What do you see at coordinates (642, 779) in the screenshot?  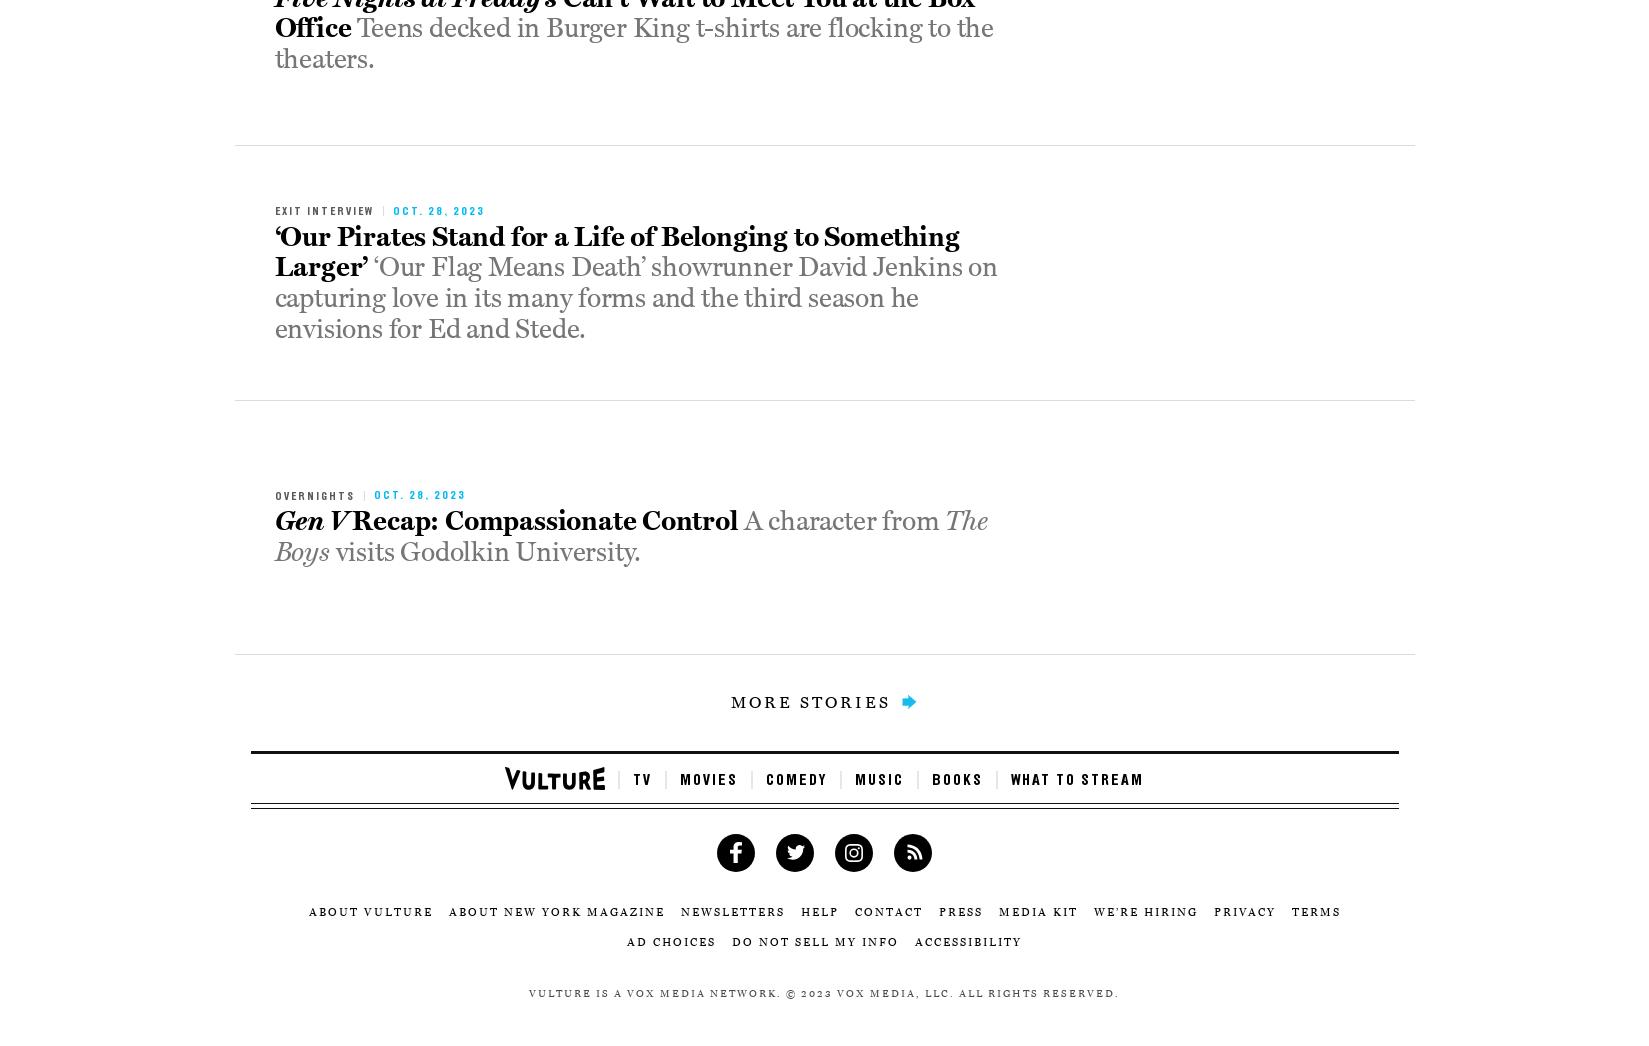 I see `'TV'` at bounding box center [642, 779].